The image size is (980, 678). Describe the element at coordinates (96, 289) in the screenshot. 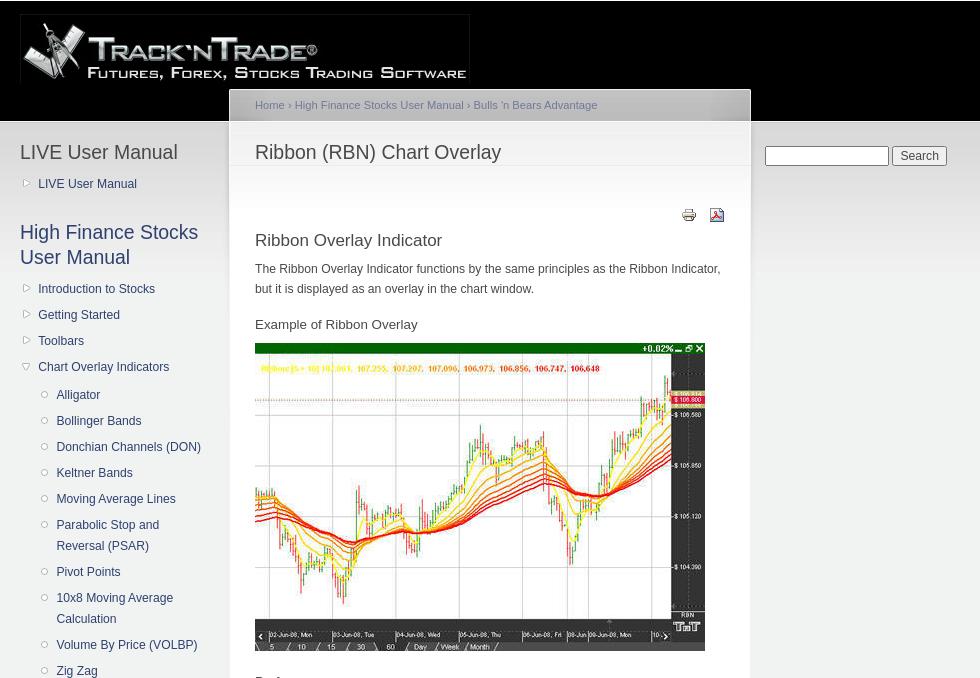

I see `'Introduction to Stocks'` at that location.